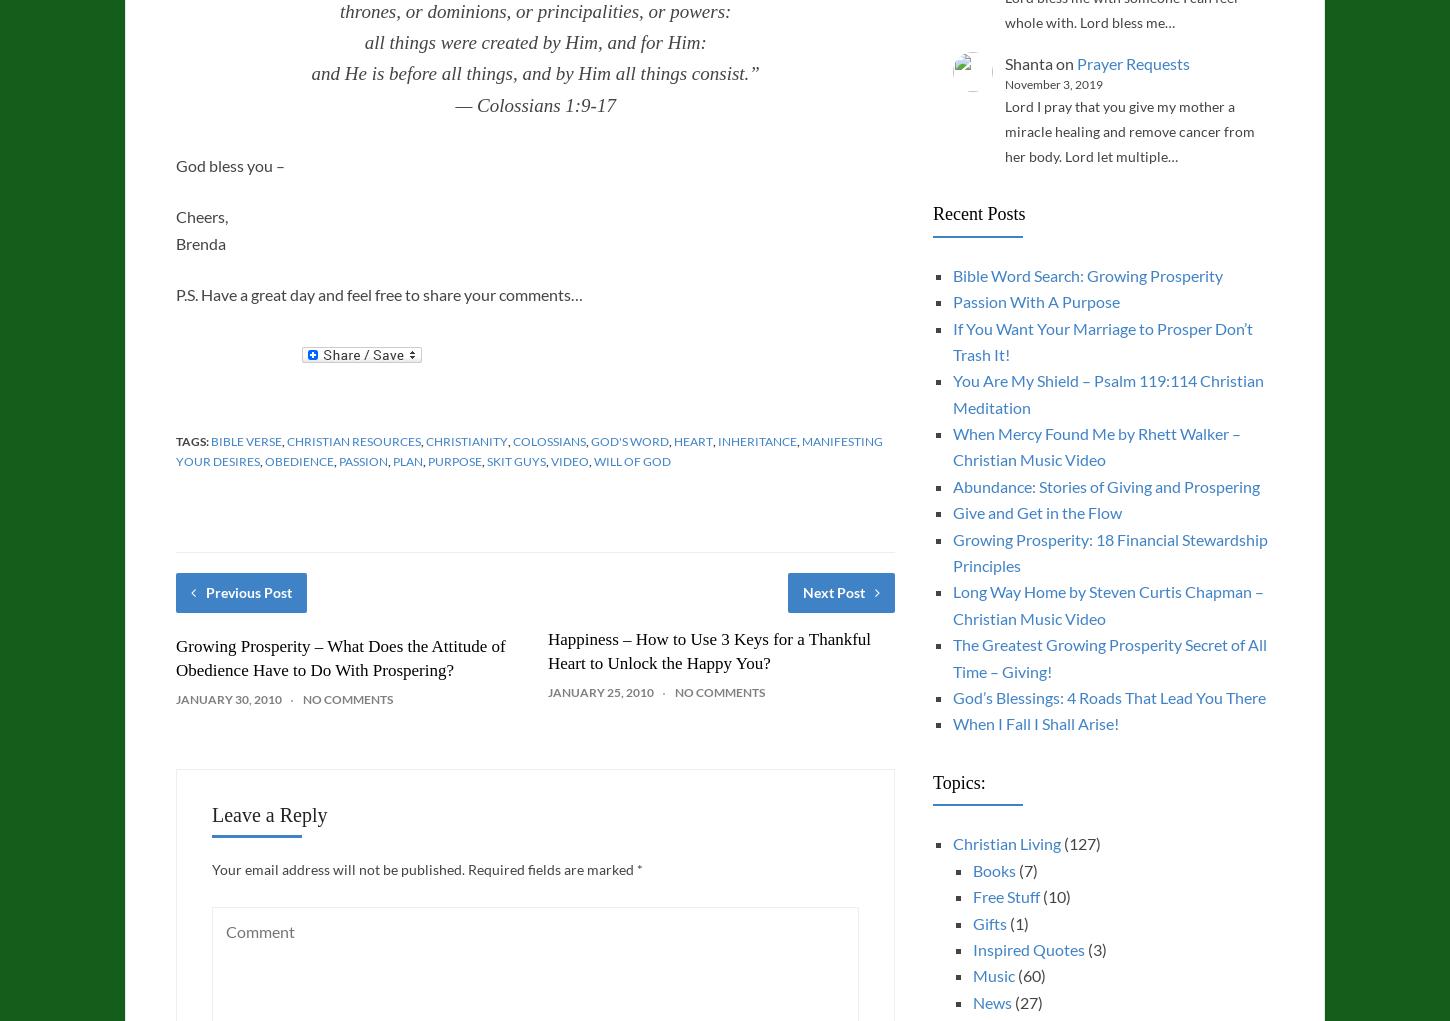 This screenshot has height=1021, width=1450. Describe the element at coordinates (1017, 922) in the screenshot. I see `'(1)'` at that location.